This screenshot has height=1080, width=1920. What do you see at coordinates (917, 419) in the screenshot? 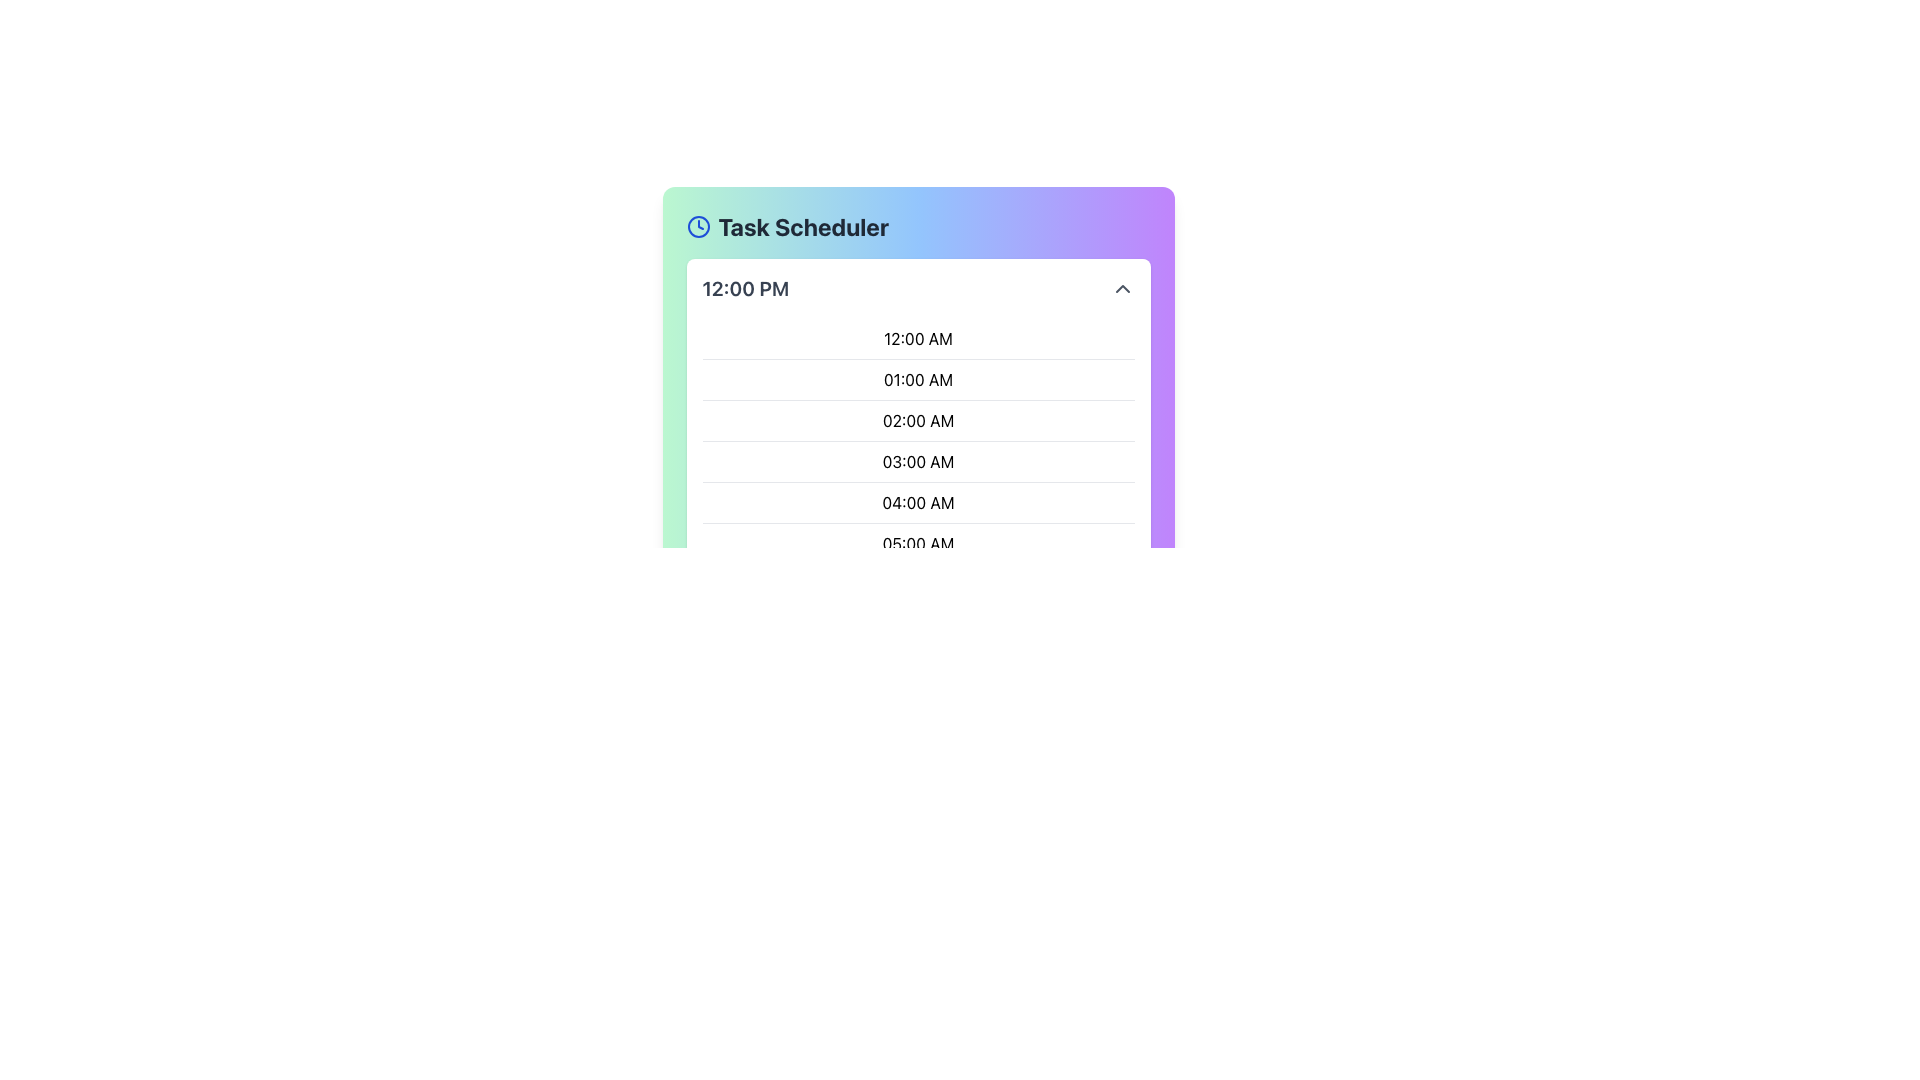
I see `the third entry in the list of selectable time slots, which is marked as non-interactive, located between '01:00 AM' and '03:00 AM'` at bounding box center [917, 419].